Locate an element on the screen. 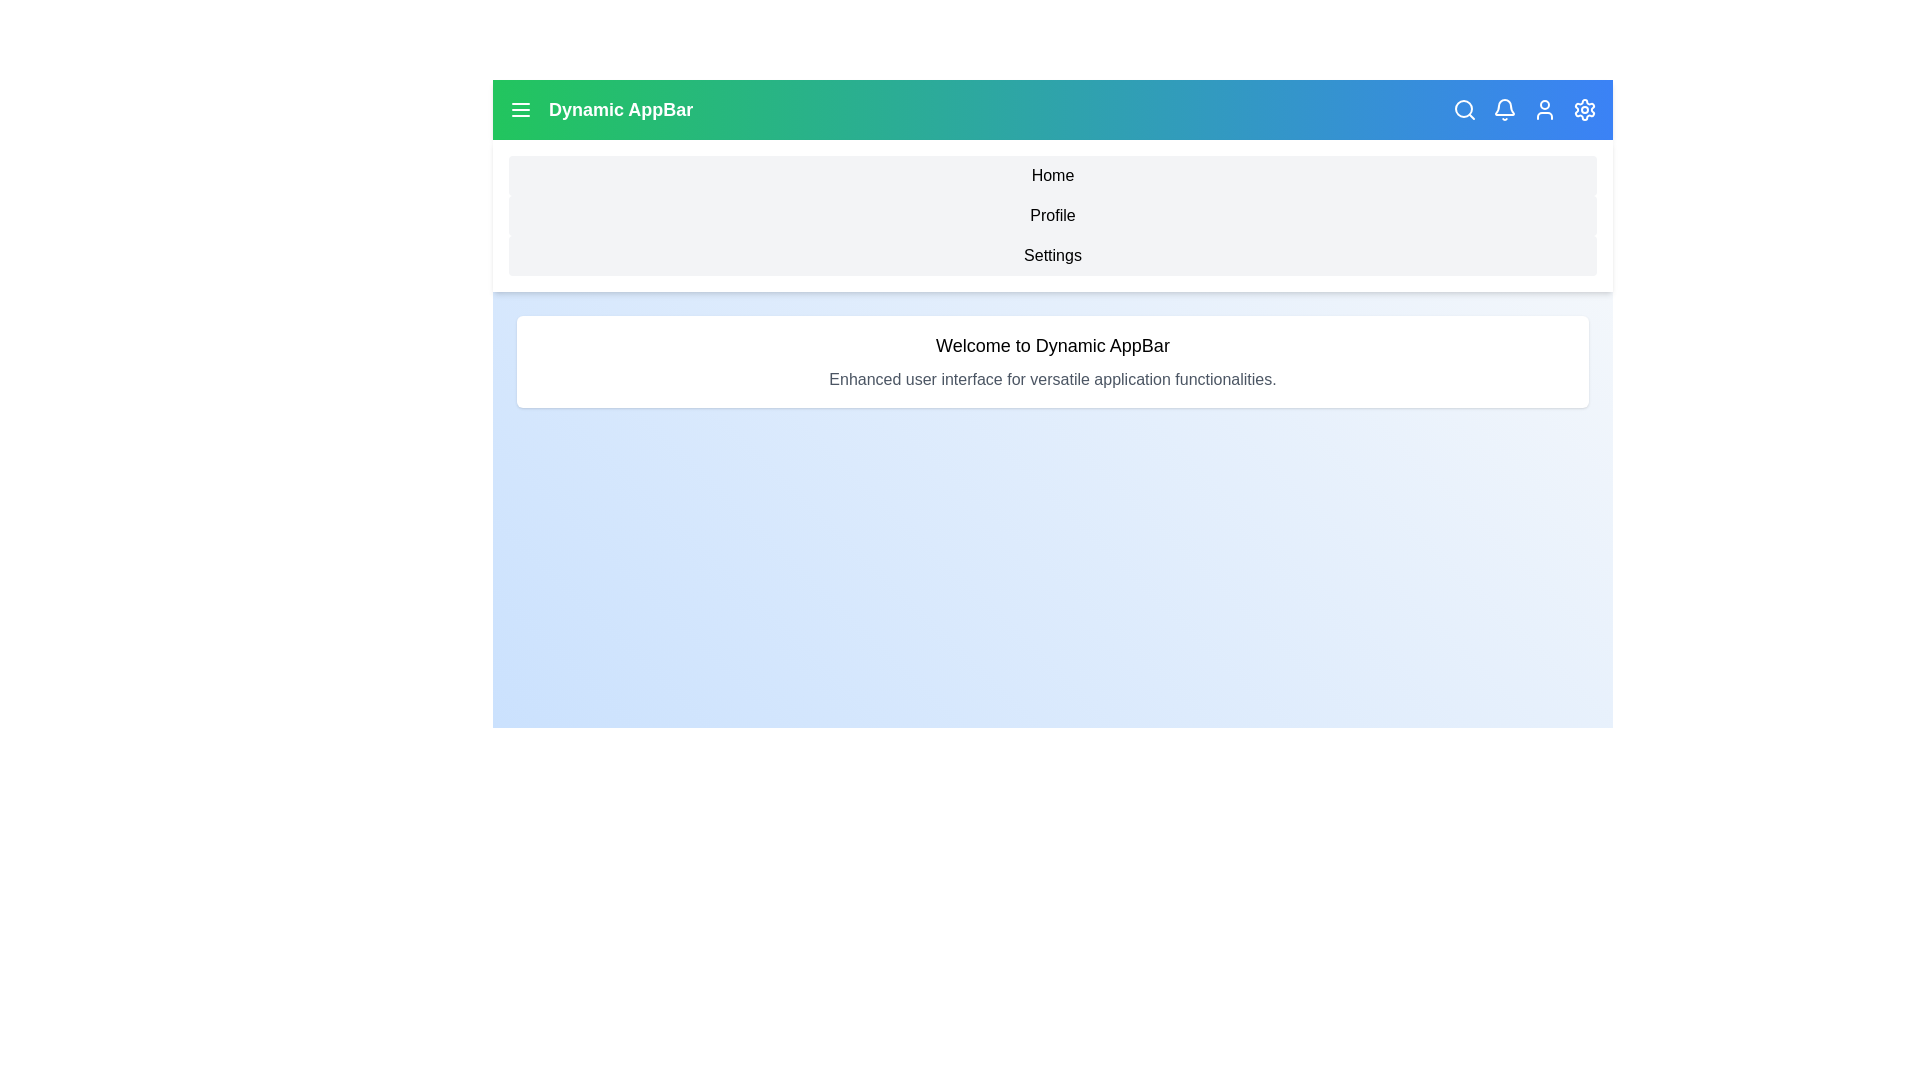  the sidebar menu item labeled Profile is located at coordinates (1051, 216).